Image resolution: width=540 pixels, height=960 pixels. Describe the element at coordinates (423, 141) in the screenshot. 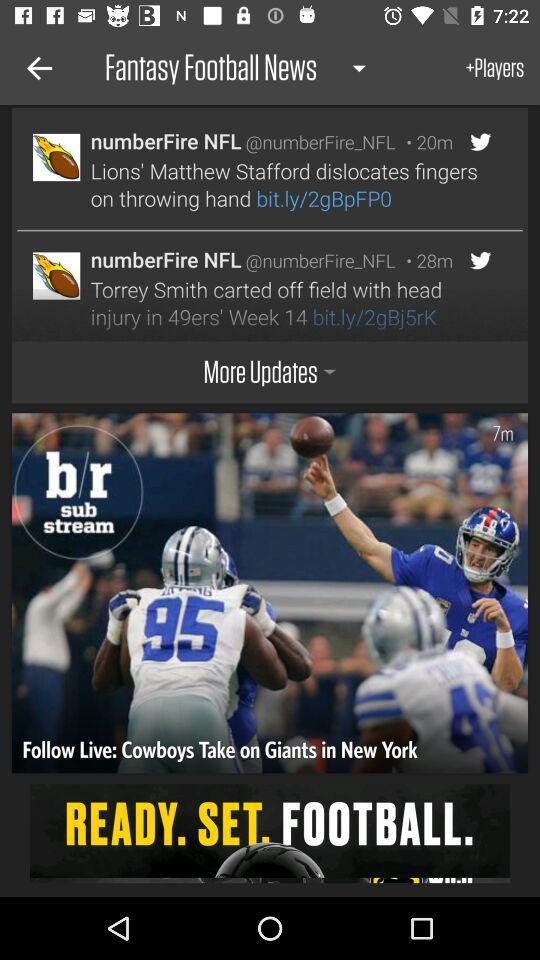

I see `item above the lions matthew stafford` at that location.